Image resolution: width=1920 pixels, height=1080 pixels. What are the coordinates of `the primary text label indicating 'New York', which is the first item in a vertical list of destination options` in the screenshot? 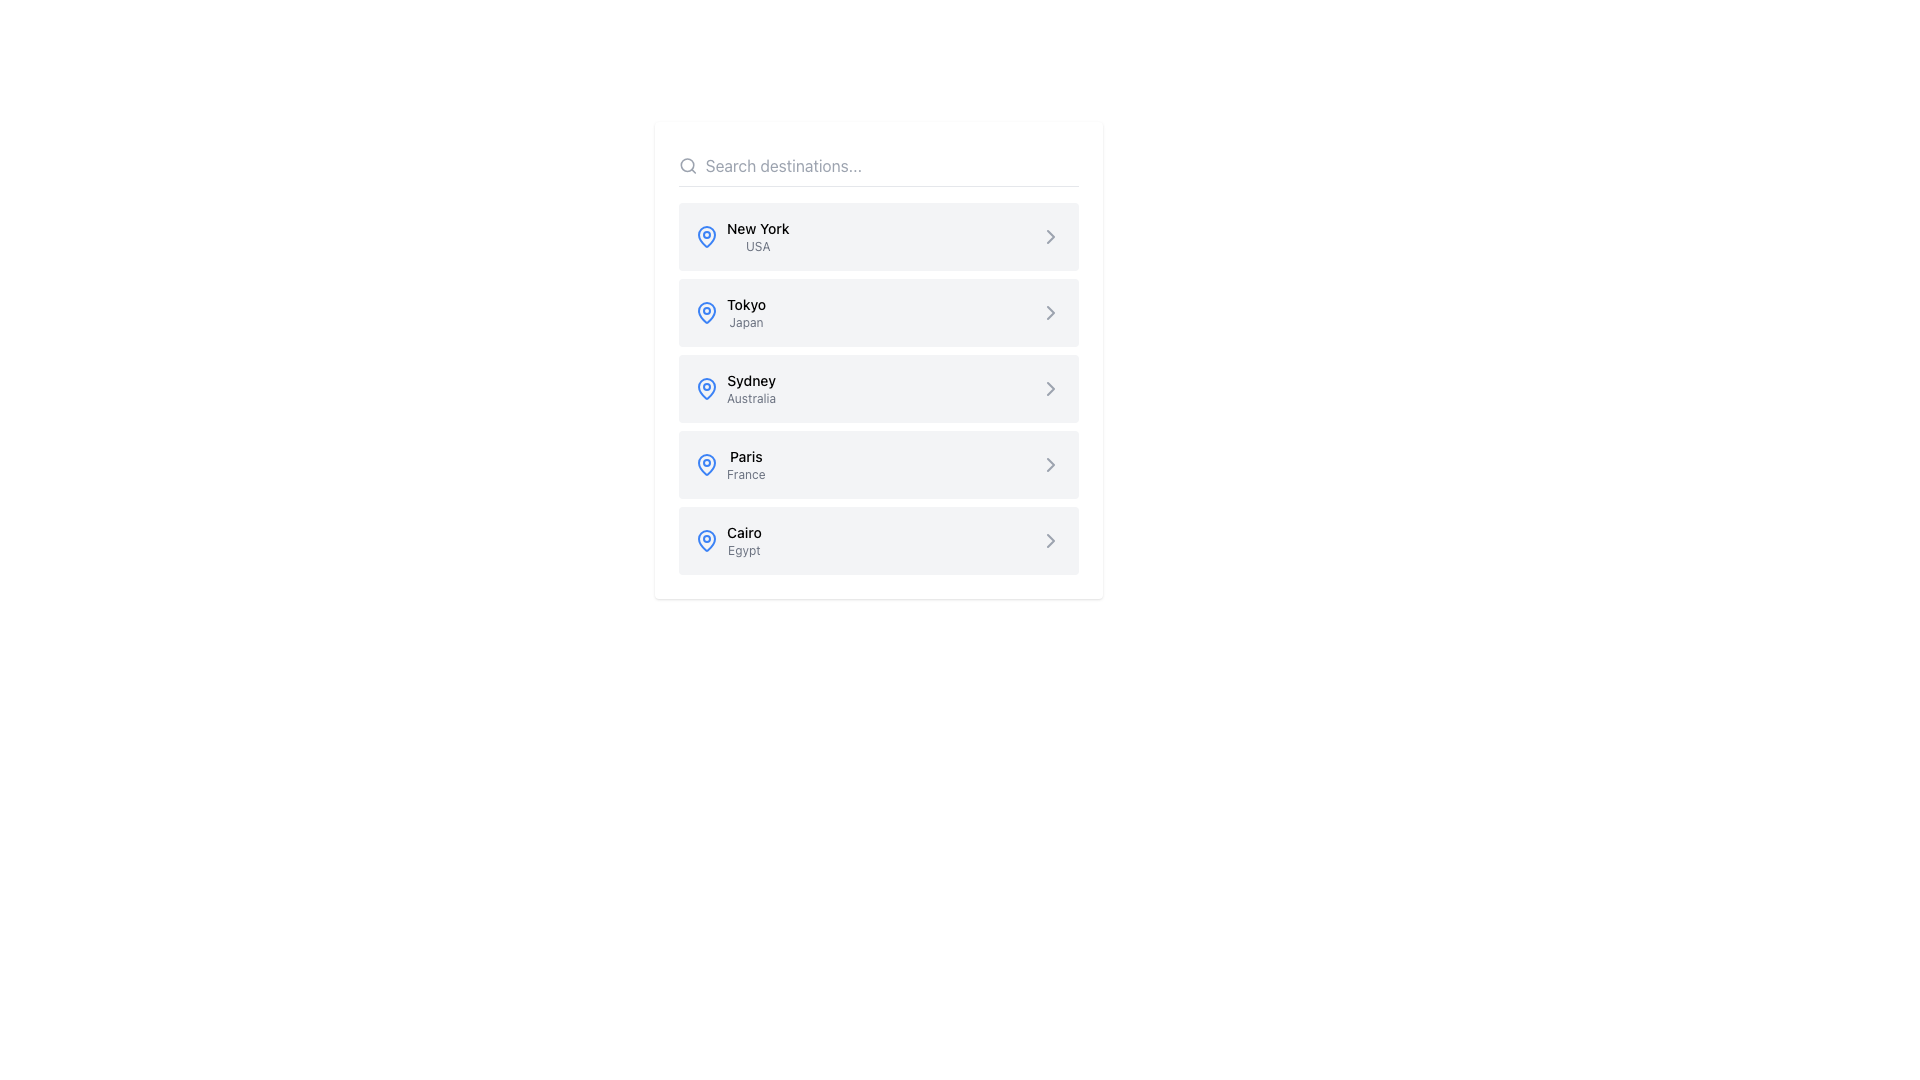 It's located at (757, 227).